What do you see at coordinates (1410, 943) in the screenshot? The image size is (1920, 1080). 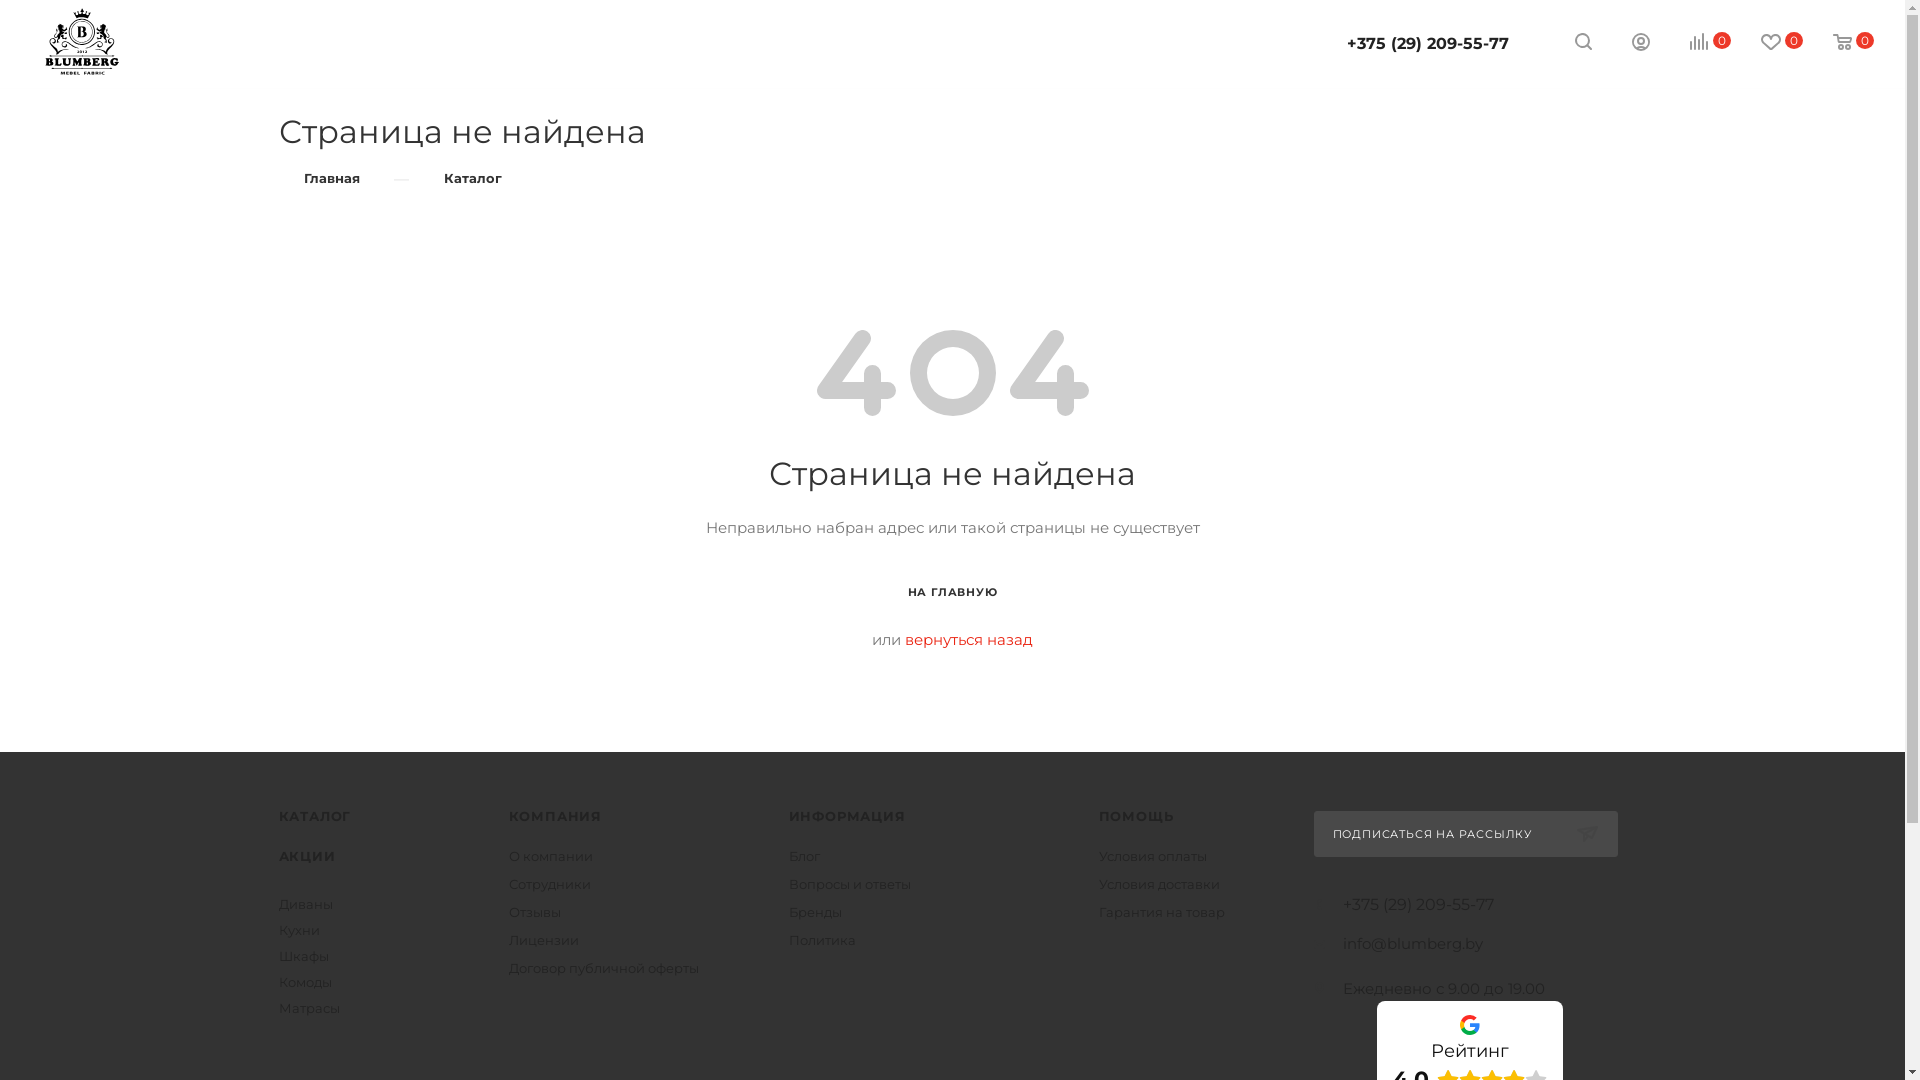 I see `'info@blumberg.by'` at bounding box center [1410, 943].